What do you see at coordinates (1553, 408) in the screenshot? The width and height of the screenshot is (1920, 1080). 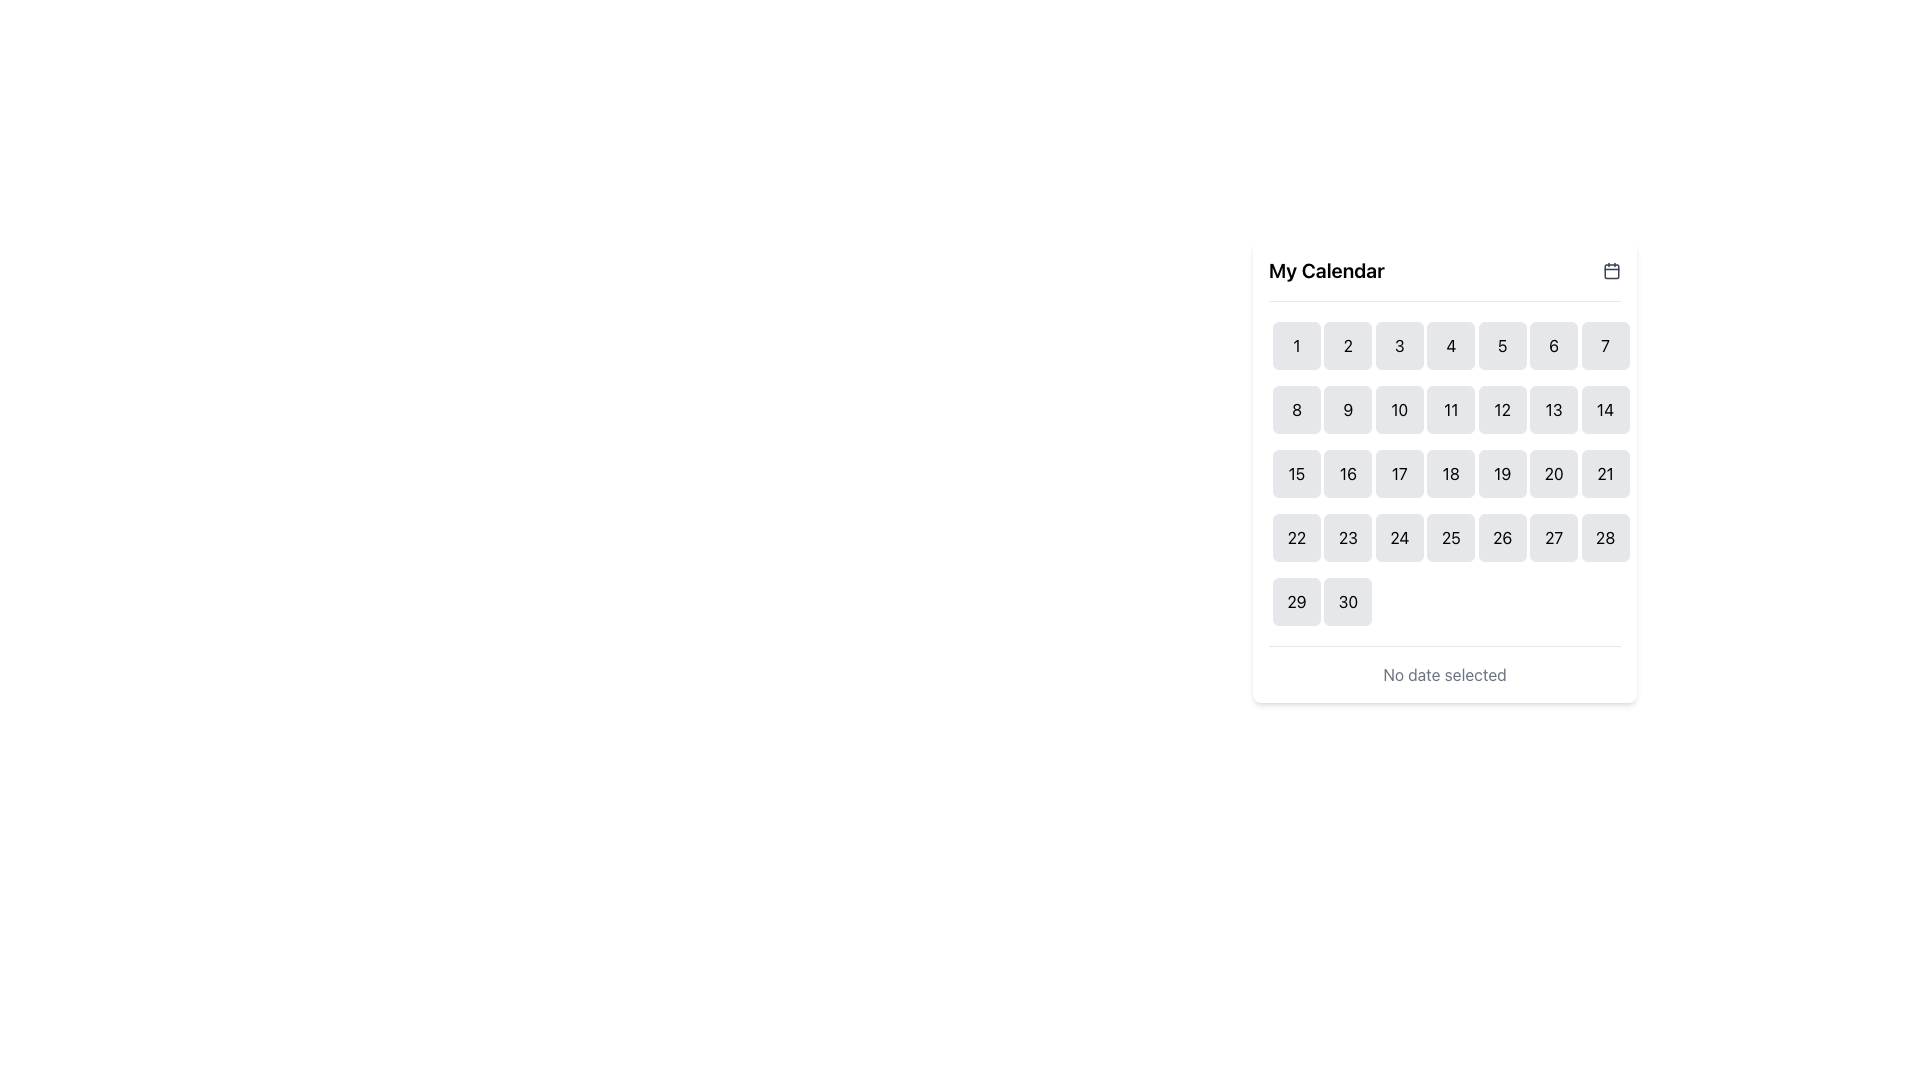 I see `the square button with the number '13' and a light gray background` at bounding box center [1553, 408].